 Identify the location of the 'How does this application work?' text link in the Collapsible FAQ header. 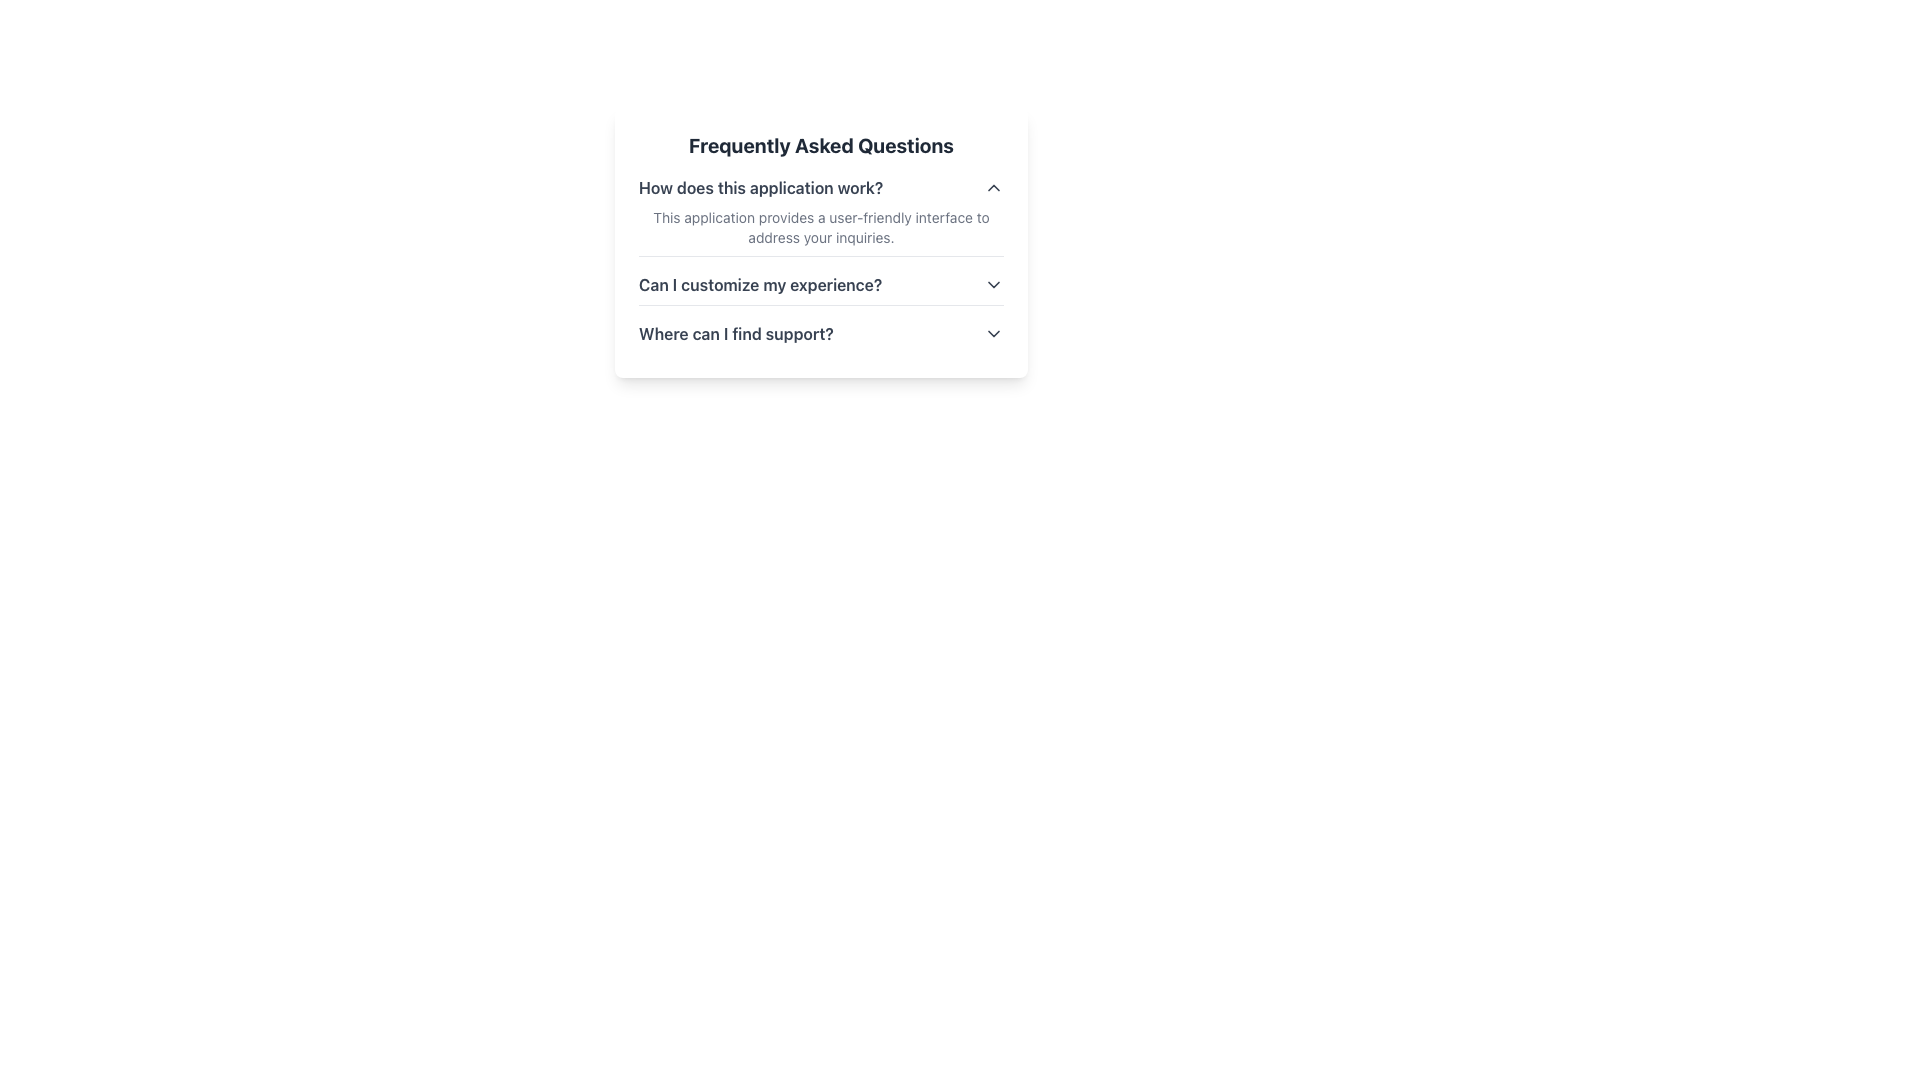
(821, 188).